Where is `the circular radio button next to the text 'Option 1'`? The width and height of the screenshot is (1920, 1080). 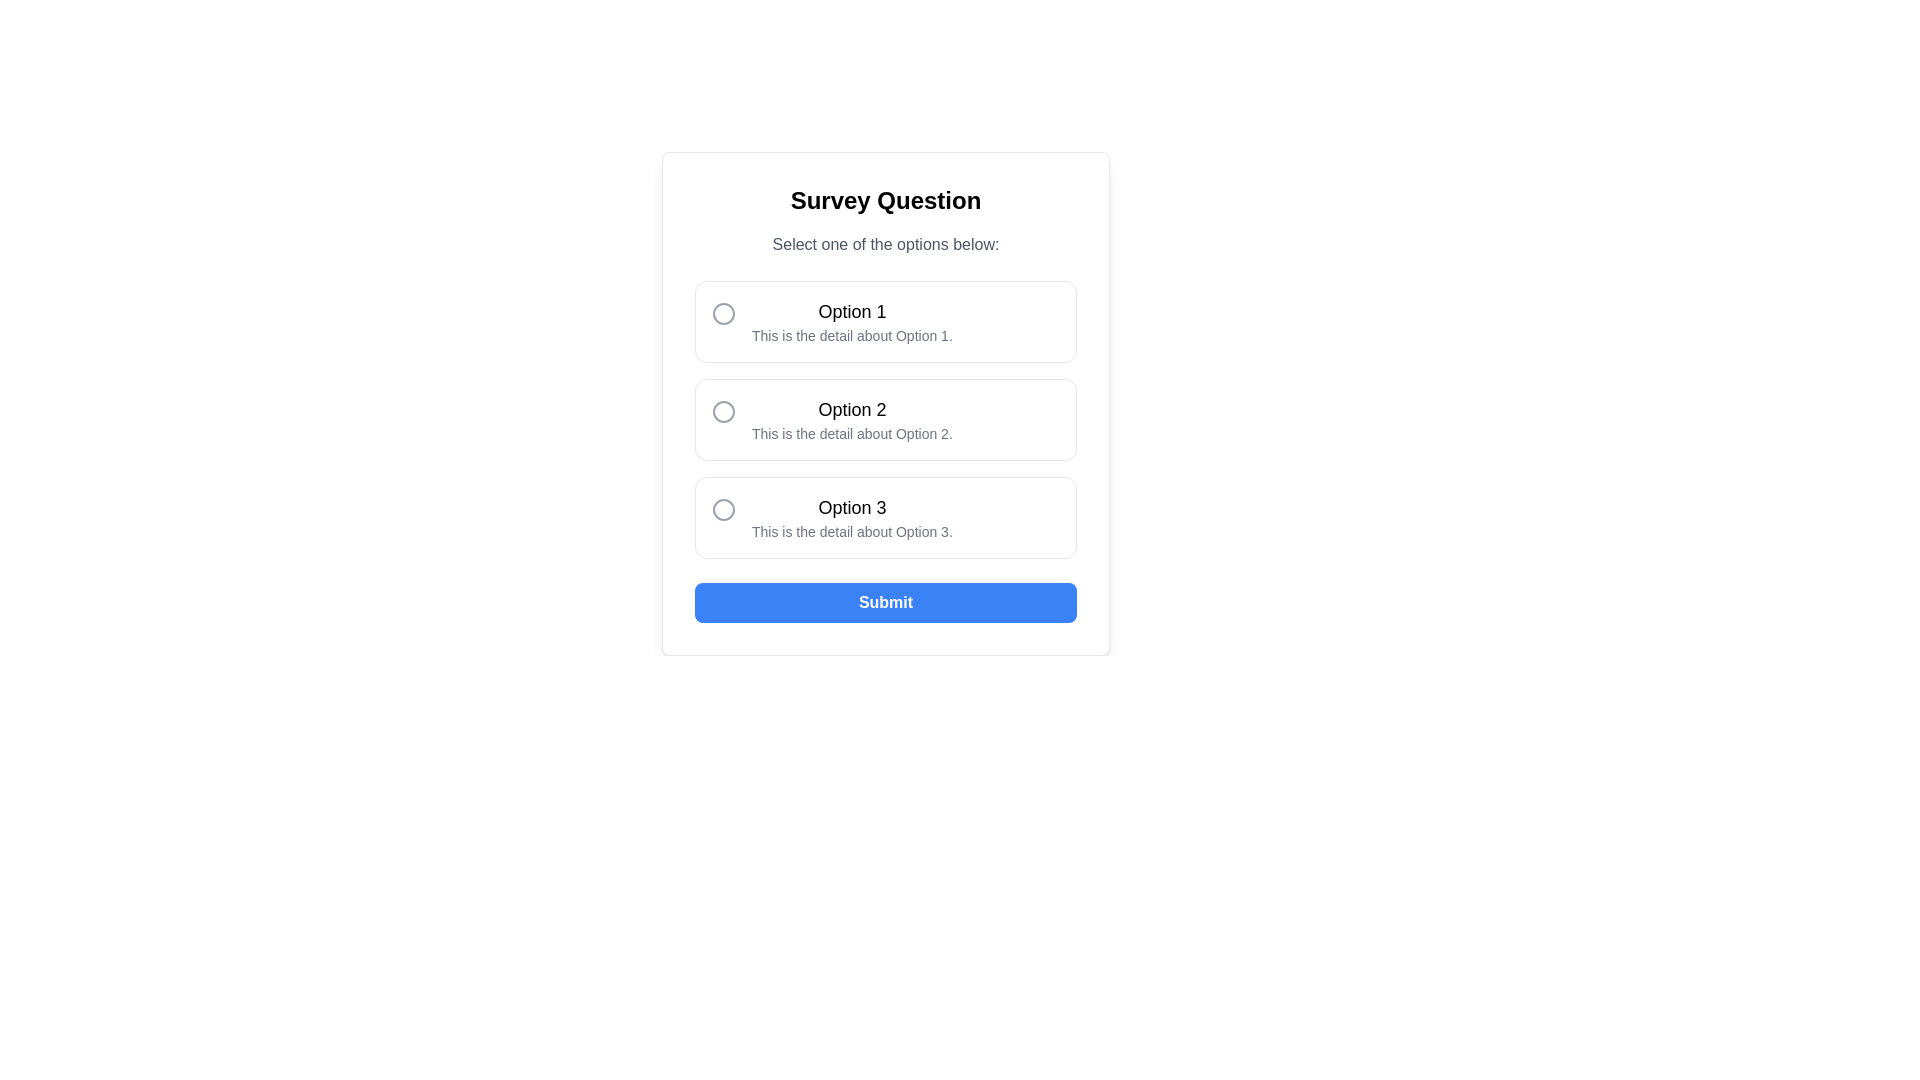 the circular radio button next to the text 'Option 1' is located at coordinates (723, 313).